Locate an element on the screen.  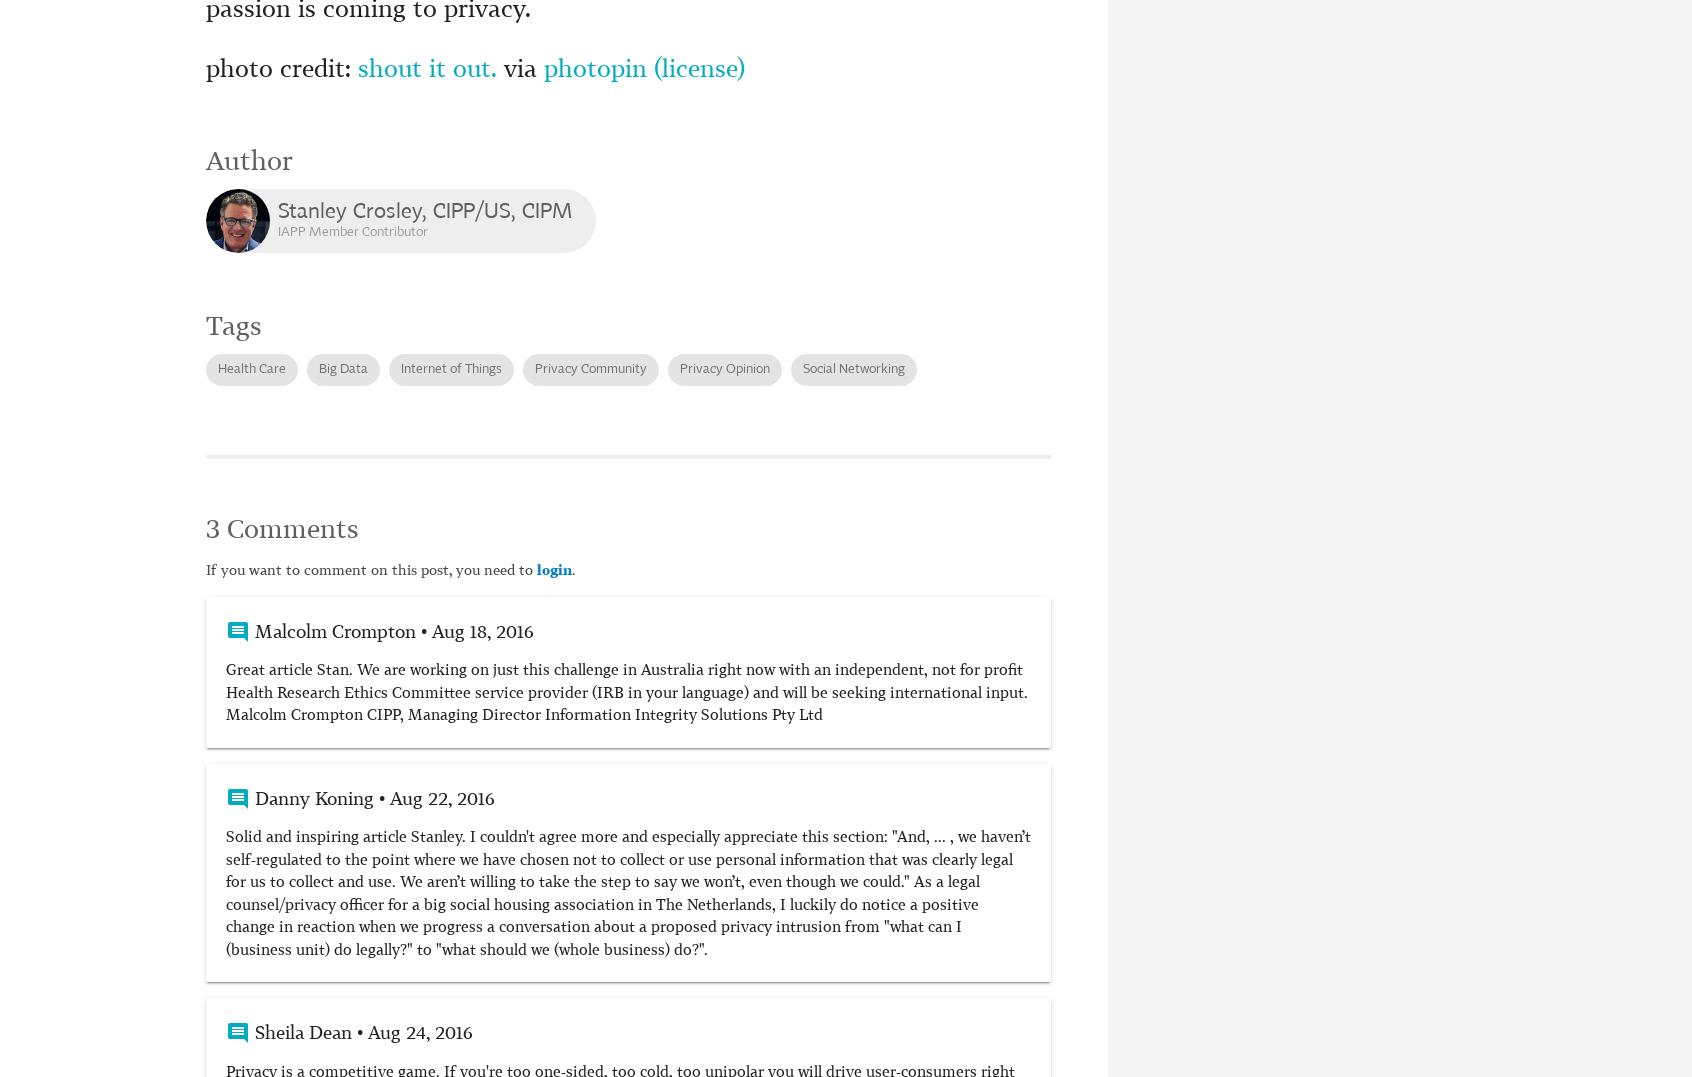
'Big Data' is located at coordinates (342, 367).